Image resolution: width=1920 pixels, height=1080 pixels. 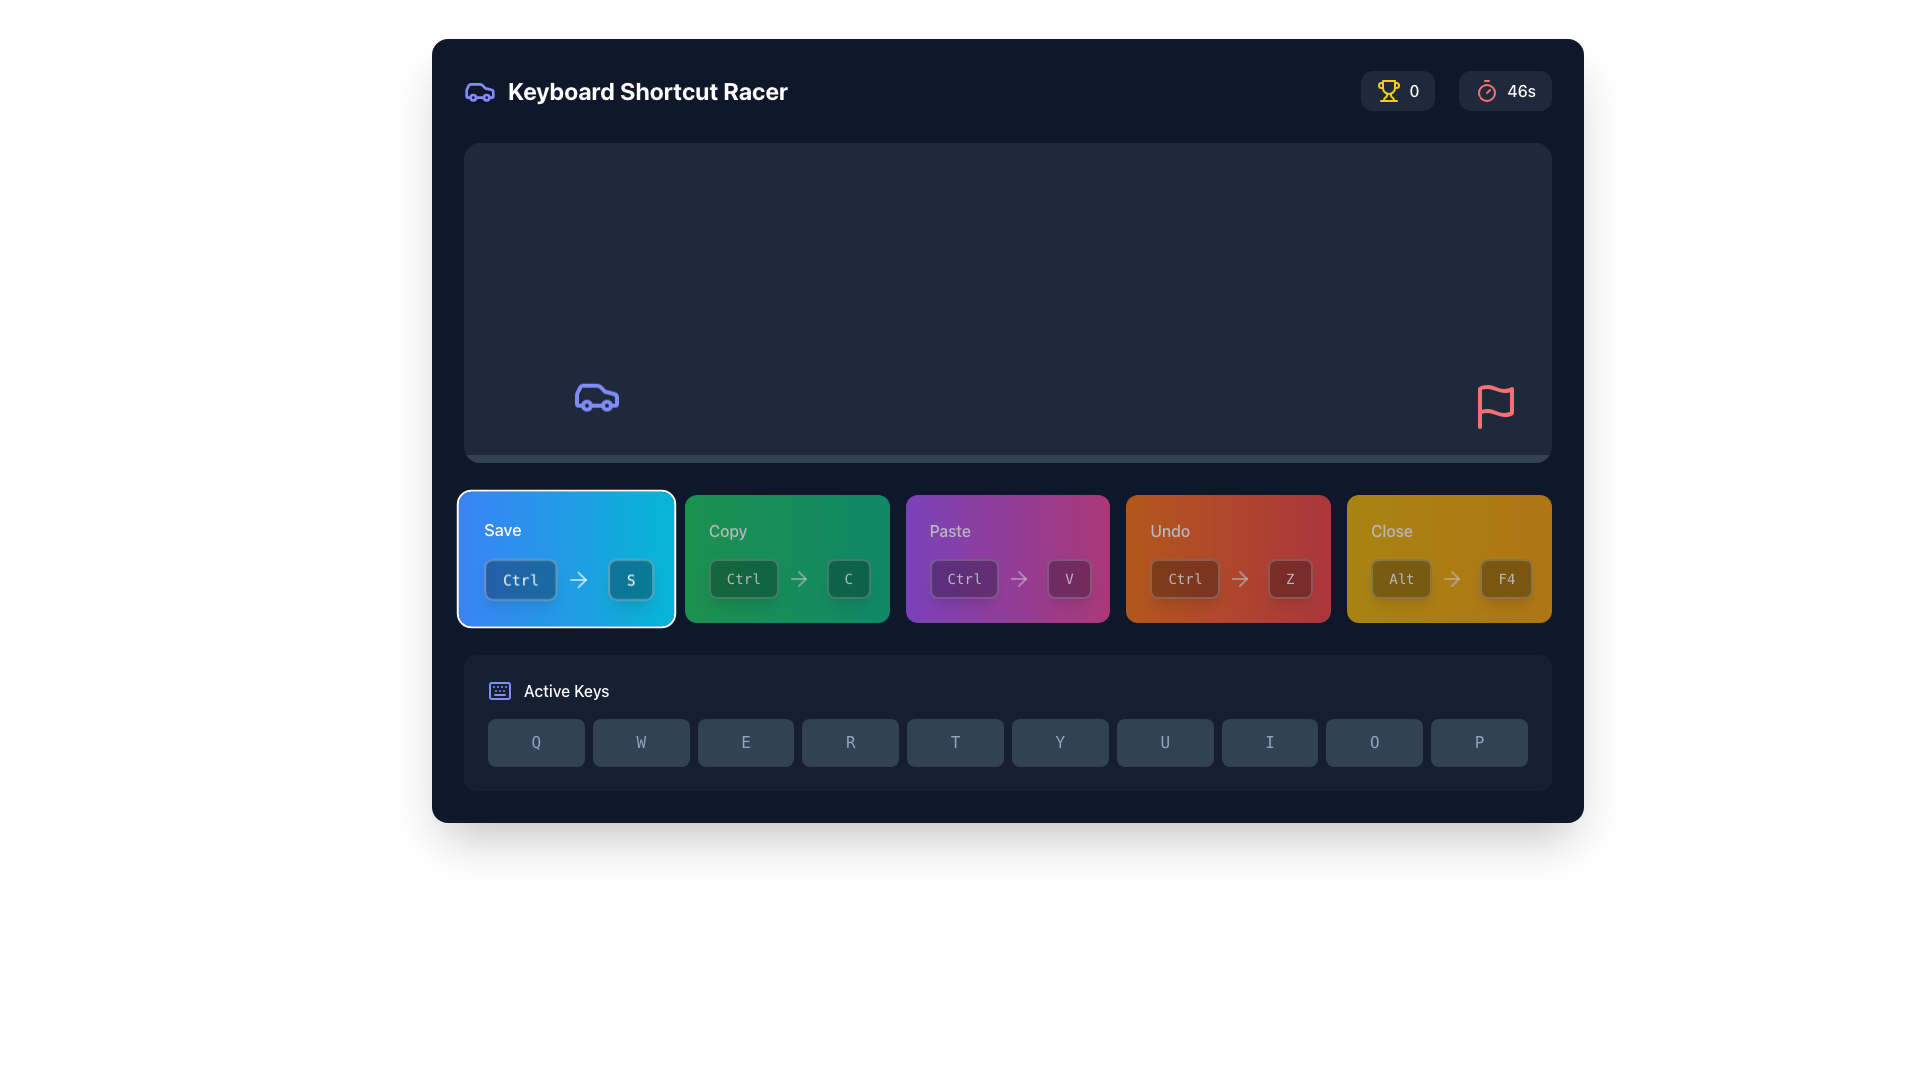 What do you see at coordinates (1413, 91) in the screenshot?
I see `the text label displaying '0' in white font, located in the top-right corner of the interface, next to a trophy icon and a timer` at bounding box center [1413, 91].